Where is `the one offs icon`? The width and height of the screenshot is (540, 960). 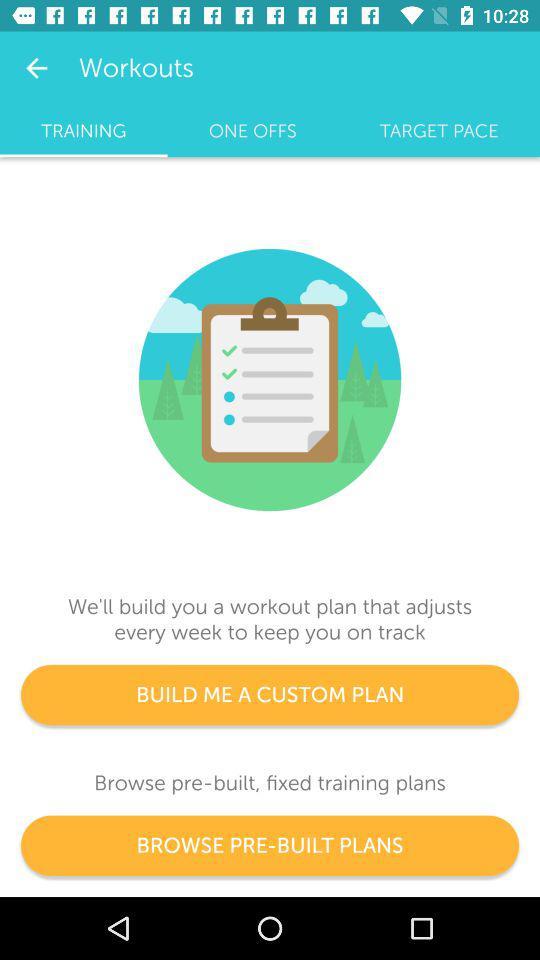
the one offs icon is located at coordinates (252, 130).